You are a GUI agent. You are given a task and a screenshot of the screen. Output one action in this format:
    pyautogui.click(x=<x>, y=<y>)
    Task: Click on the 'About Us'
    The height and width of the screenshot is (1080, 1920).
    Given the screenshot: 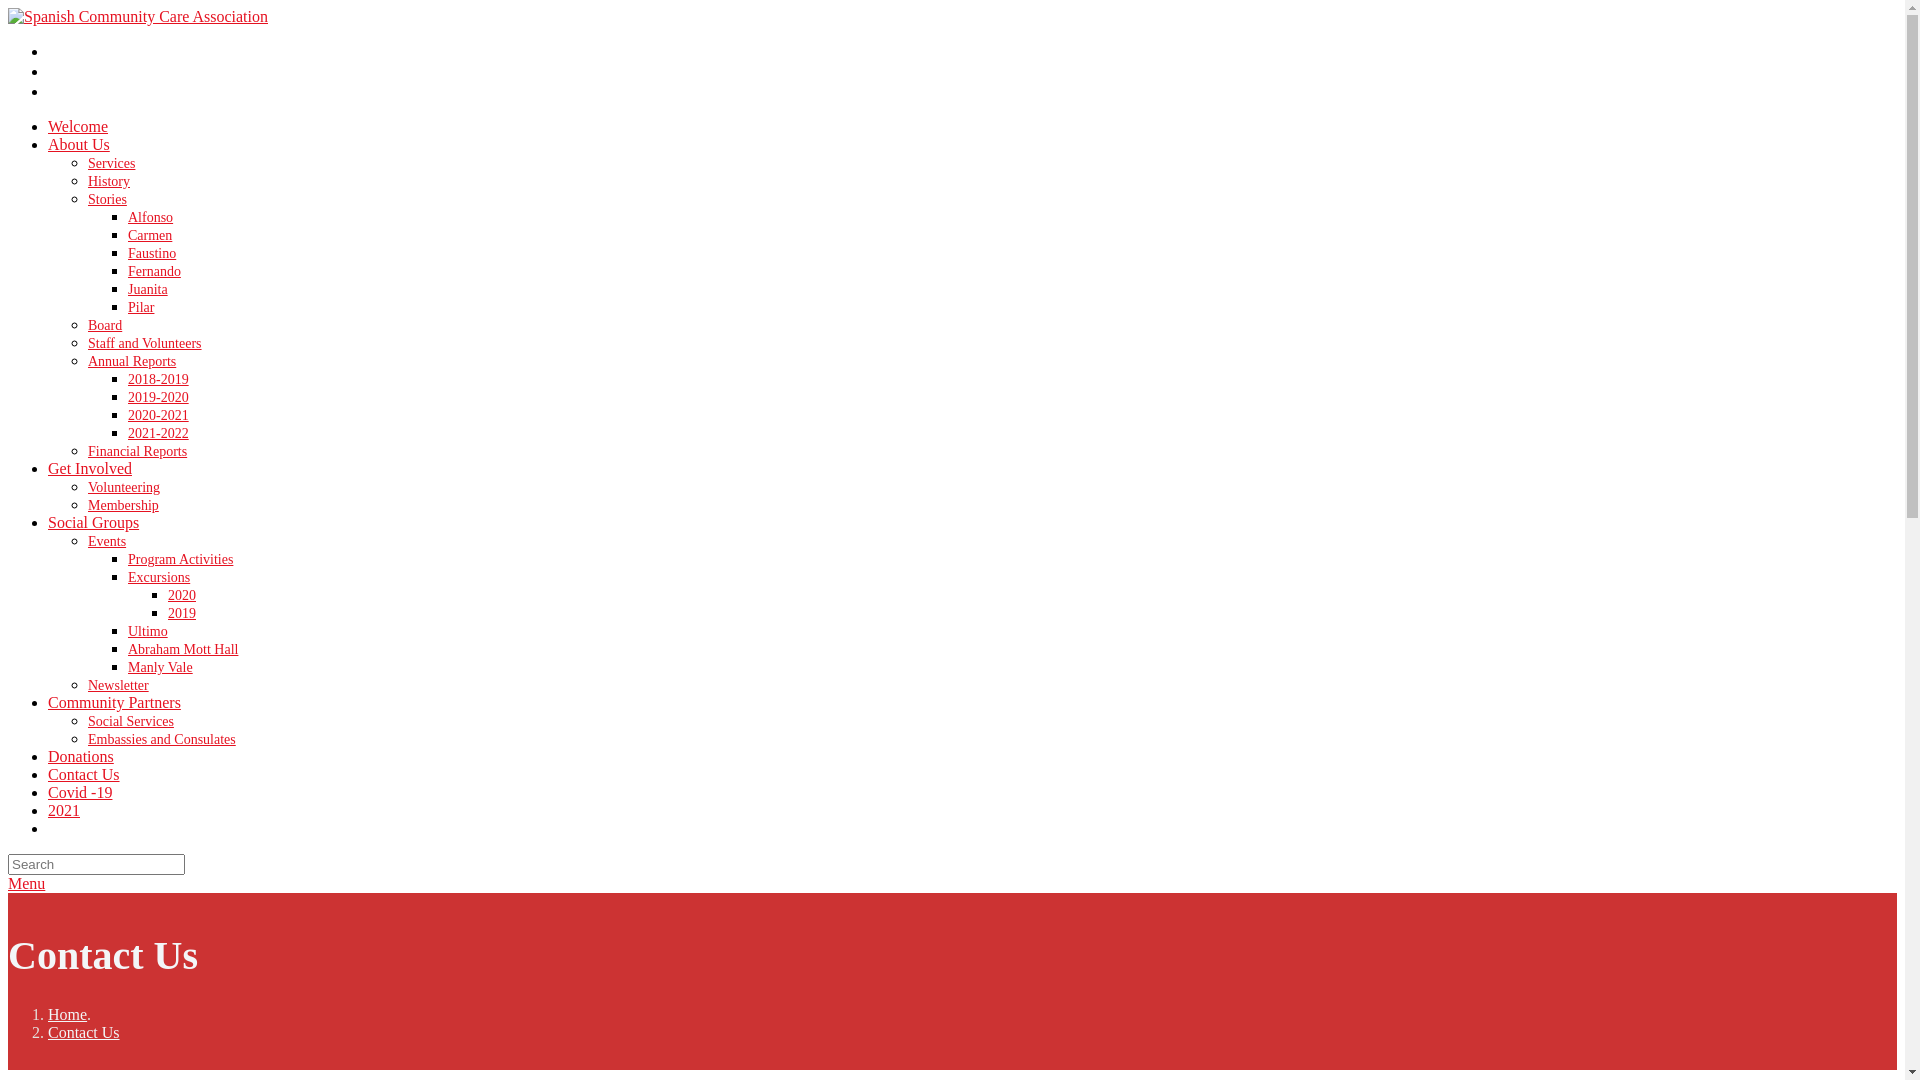 What is the action you would take?
    pyautogui.click(x=78, y=143)
    